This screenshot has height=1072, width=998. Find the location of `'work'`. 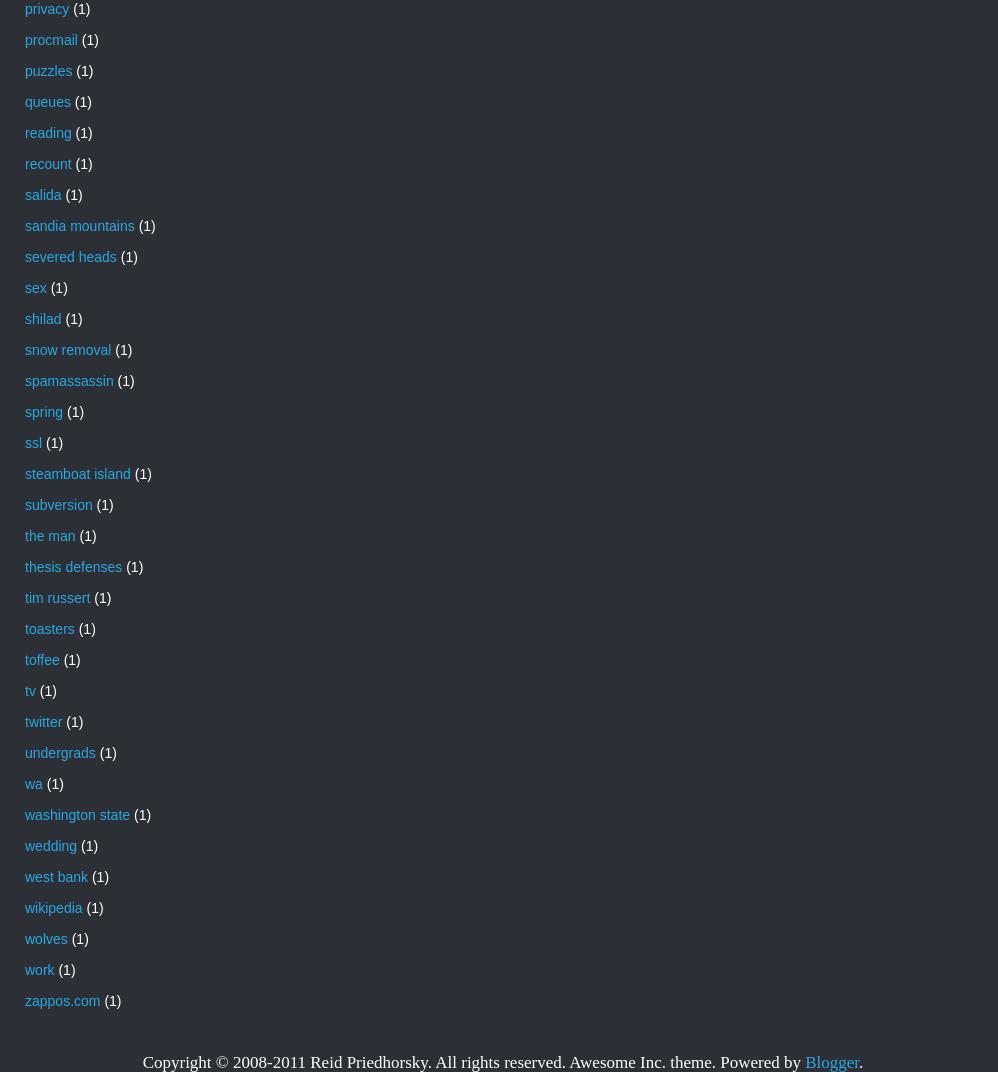

'work' is located at coordinates (25, 967).